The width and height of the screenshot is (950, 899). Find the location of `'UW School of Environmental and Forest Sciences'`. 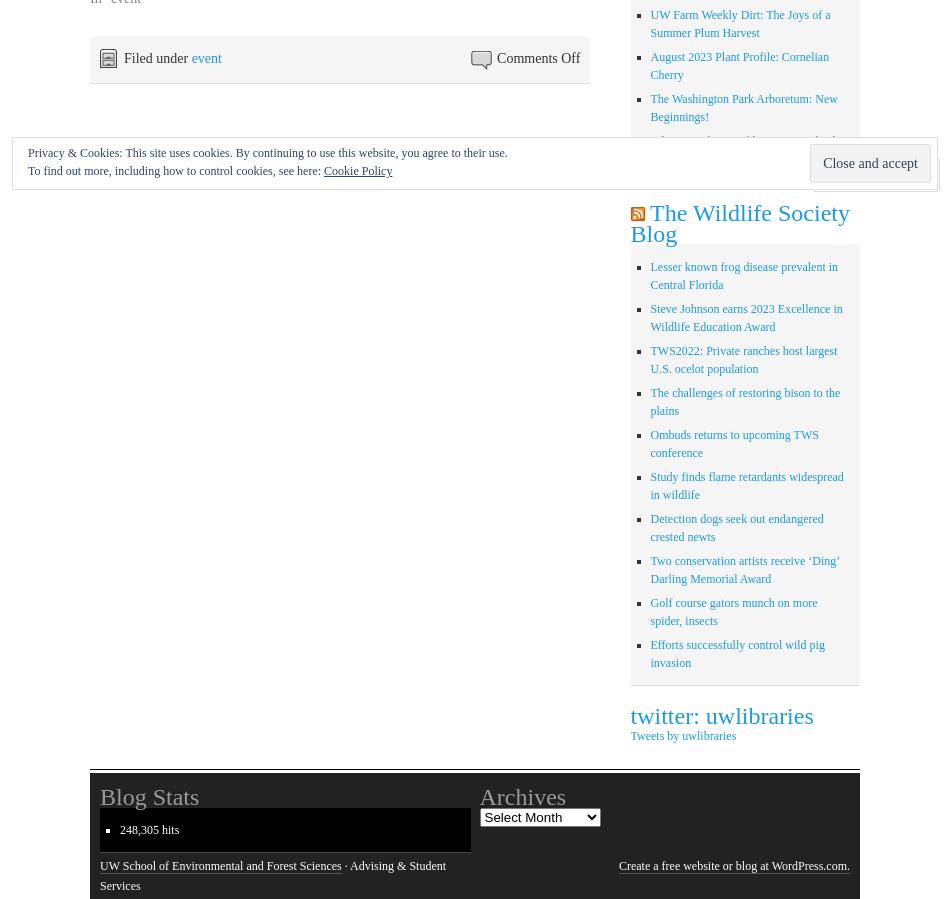

'UW School of Environmental and Forest Sciences' is located at coordinates (220, 865).